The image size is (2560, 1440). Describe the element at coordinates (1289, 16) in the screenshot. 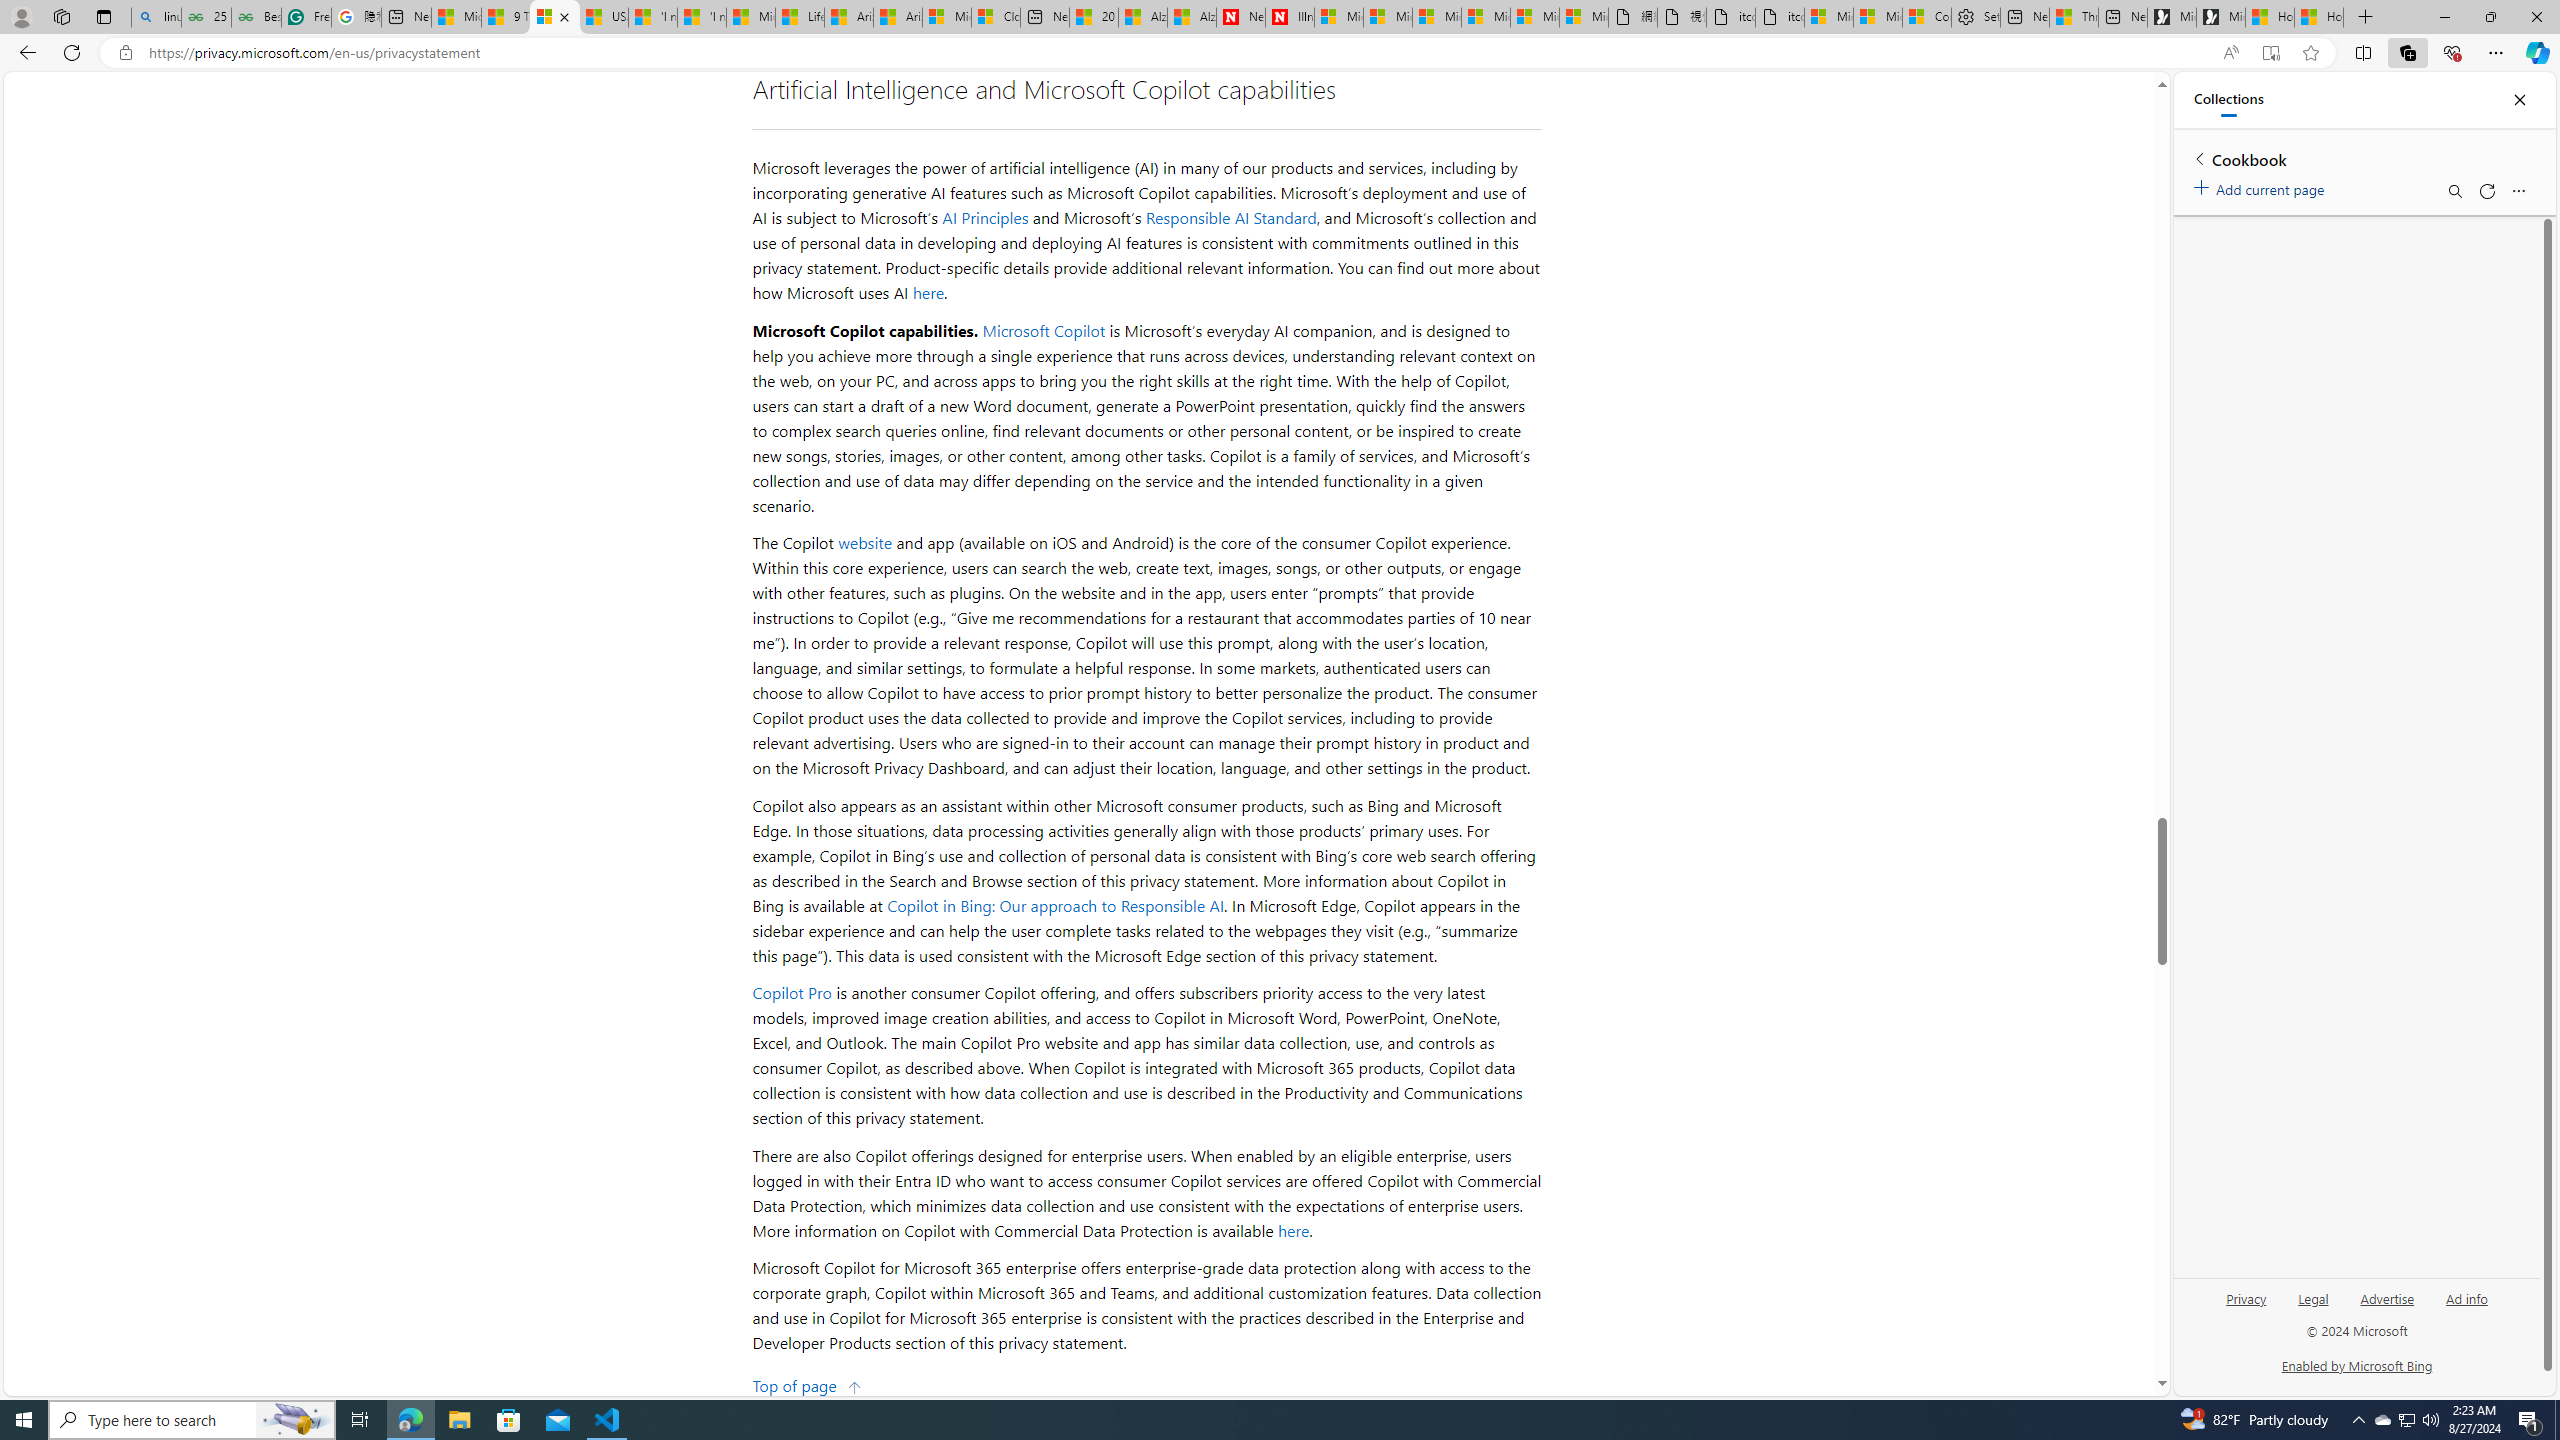

I see `'Illness news & latest pictures from Newsweek.com'` at that location.